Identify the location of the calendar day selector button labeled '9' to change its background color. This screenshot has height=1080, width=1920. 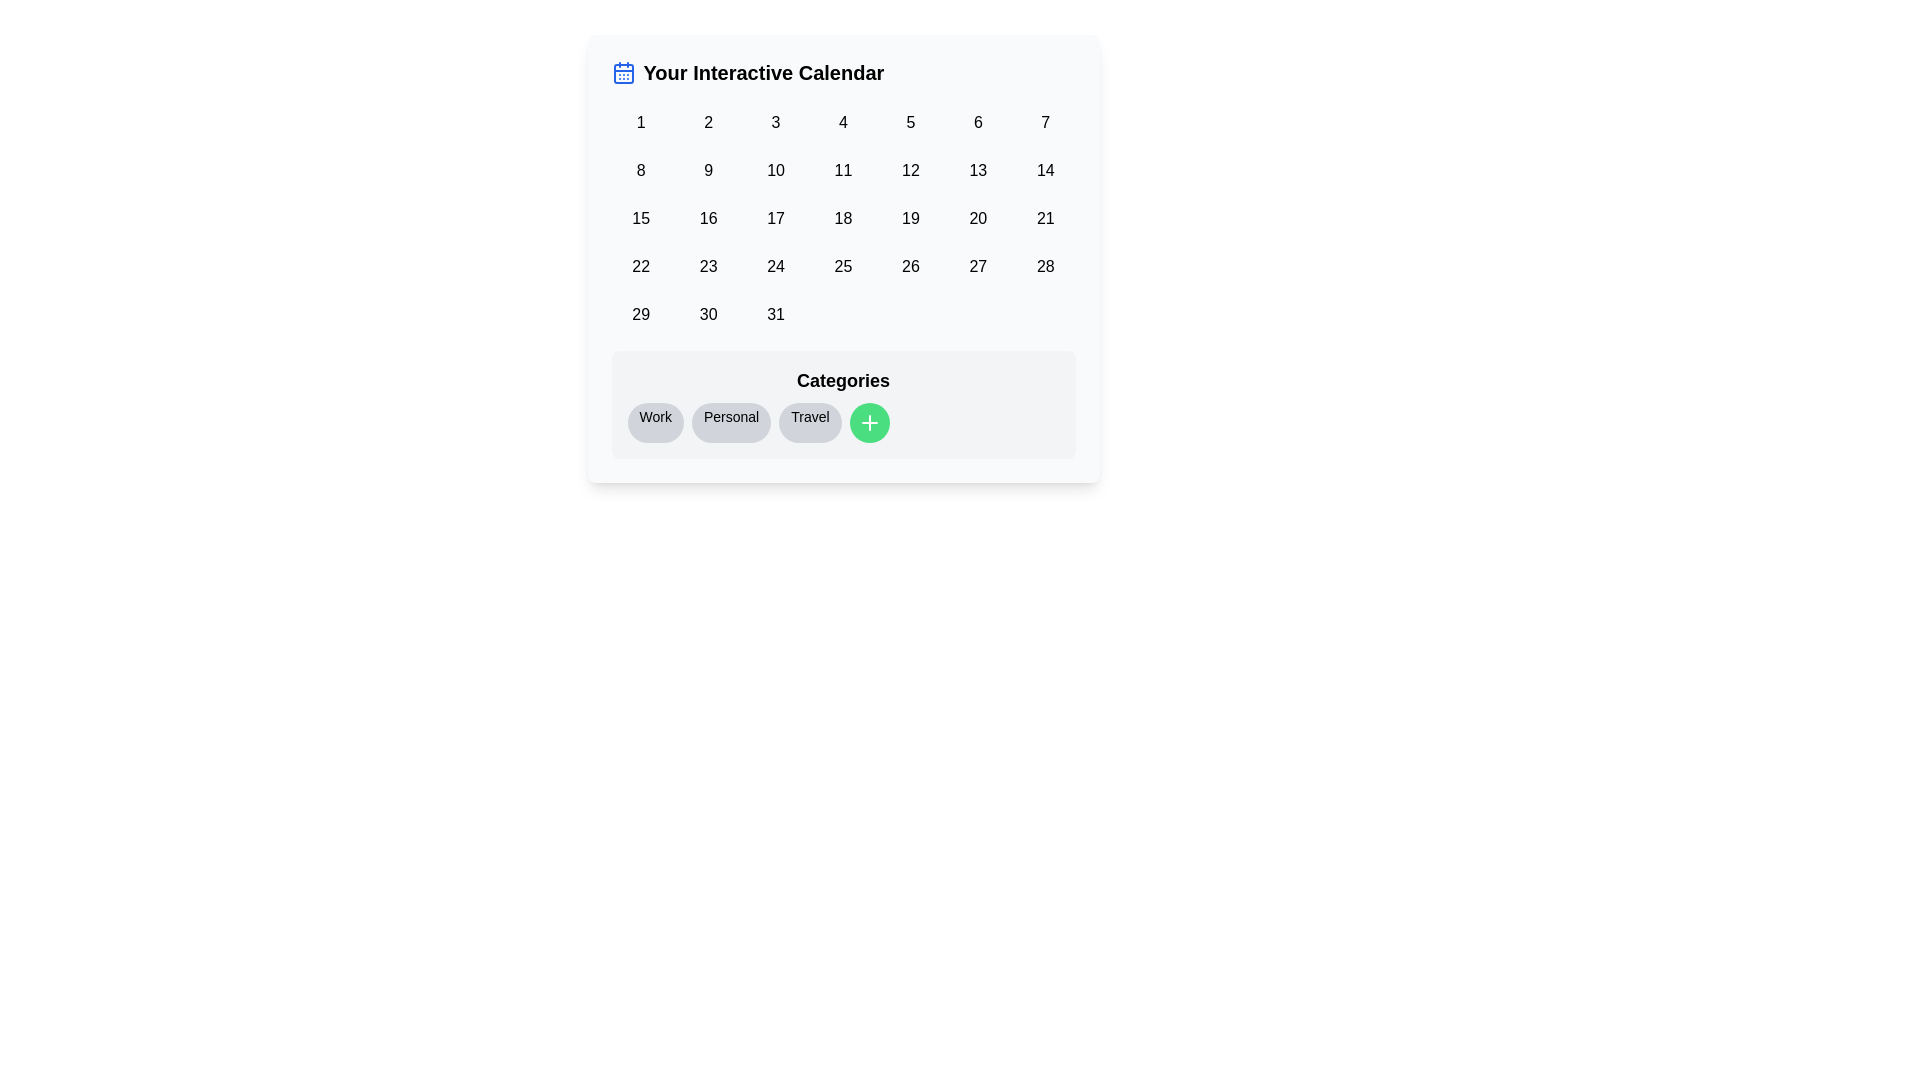
(708, 169).